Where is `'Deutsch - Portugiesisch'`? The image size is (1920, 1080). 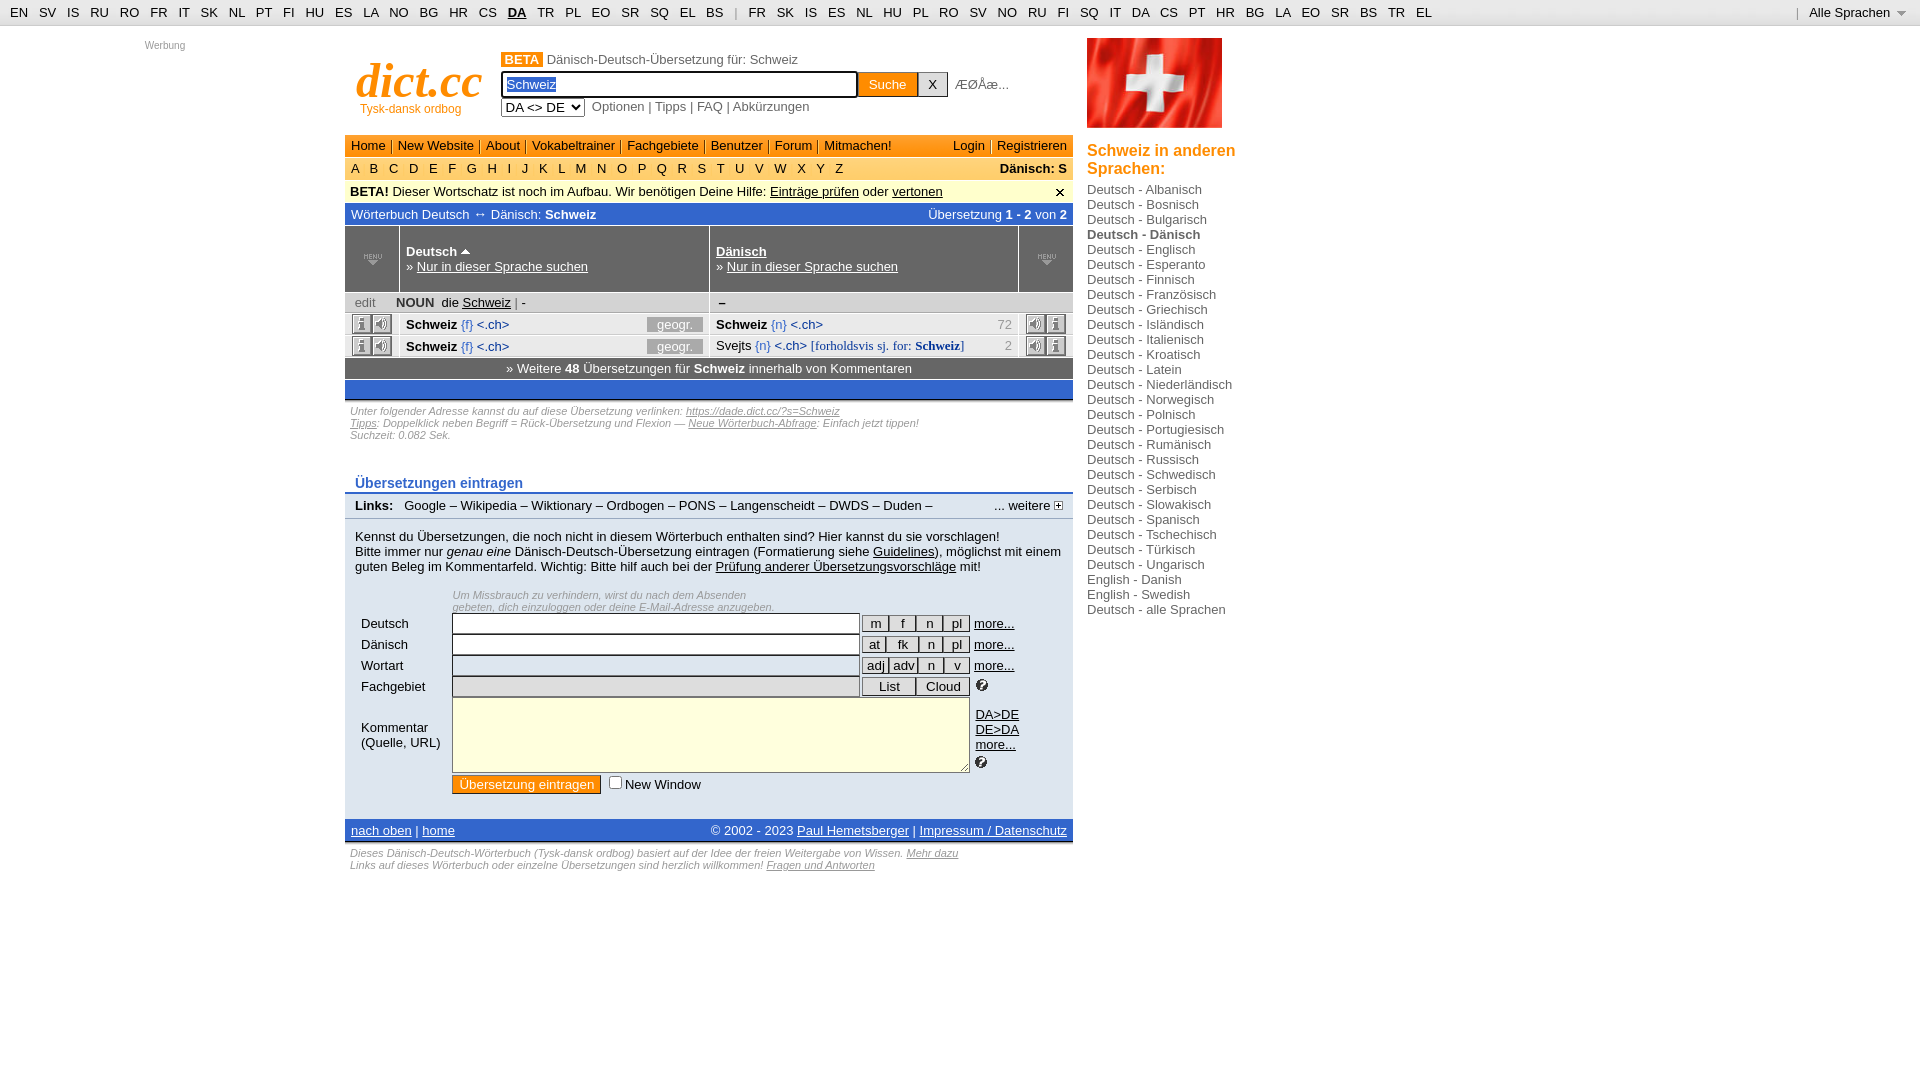 'Deutsch - Portugiesisch' is located at coordinates (1155, 428).